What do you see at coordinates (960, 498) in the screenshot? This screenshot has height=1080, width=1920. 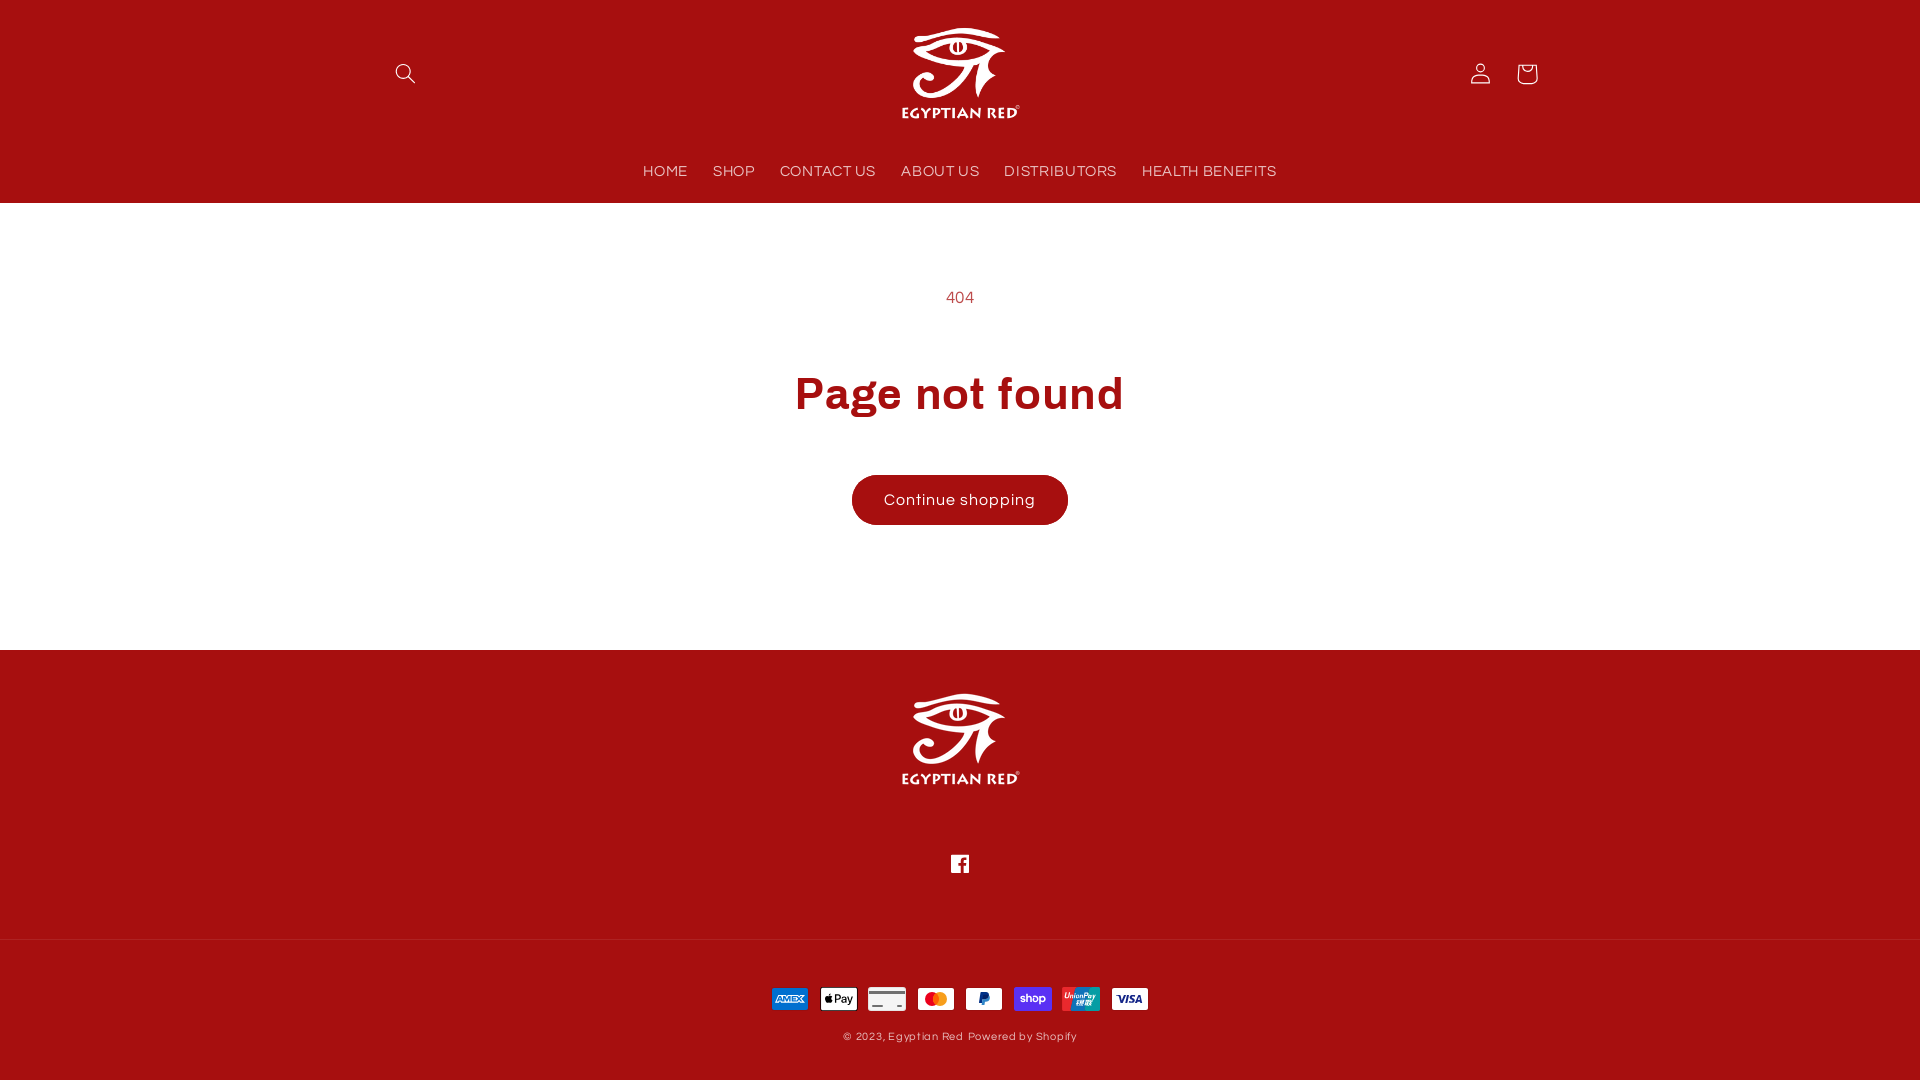 I see `'Continue shopping'` at bounding box center [960, 498].